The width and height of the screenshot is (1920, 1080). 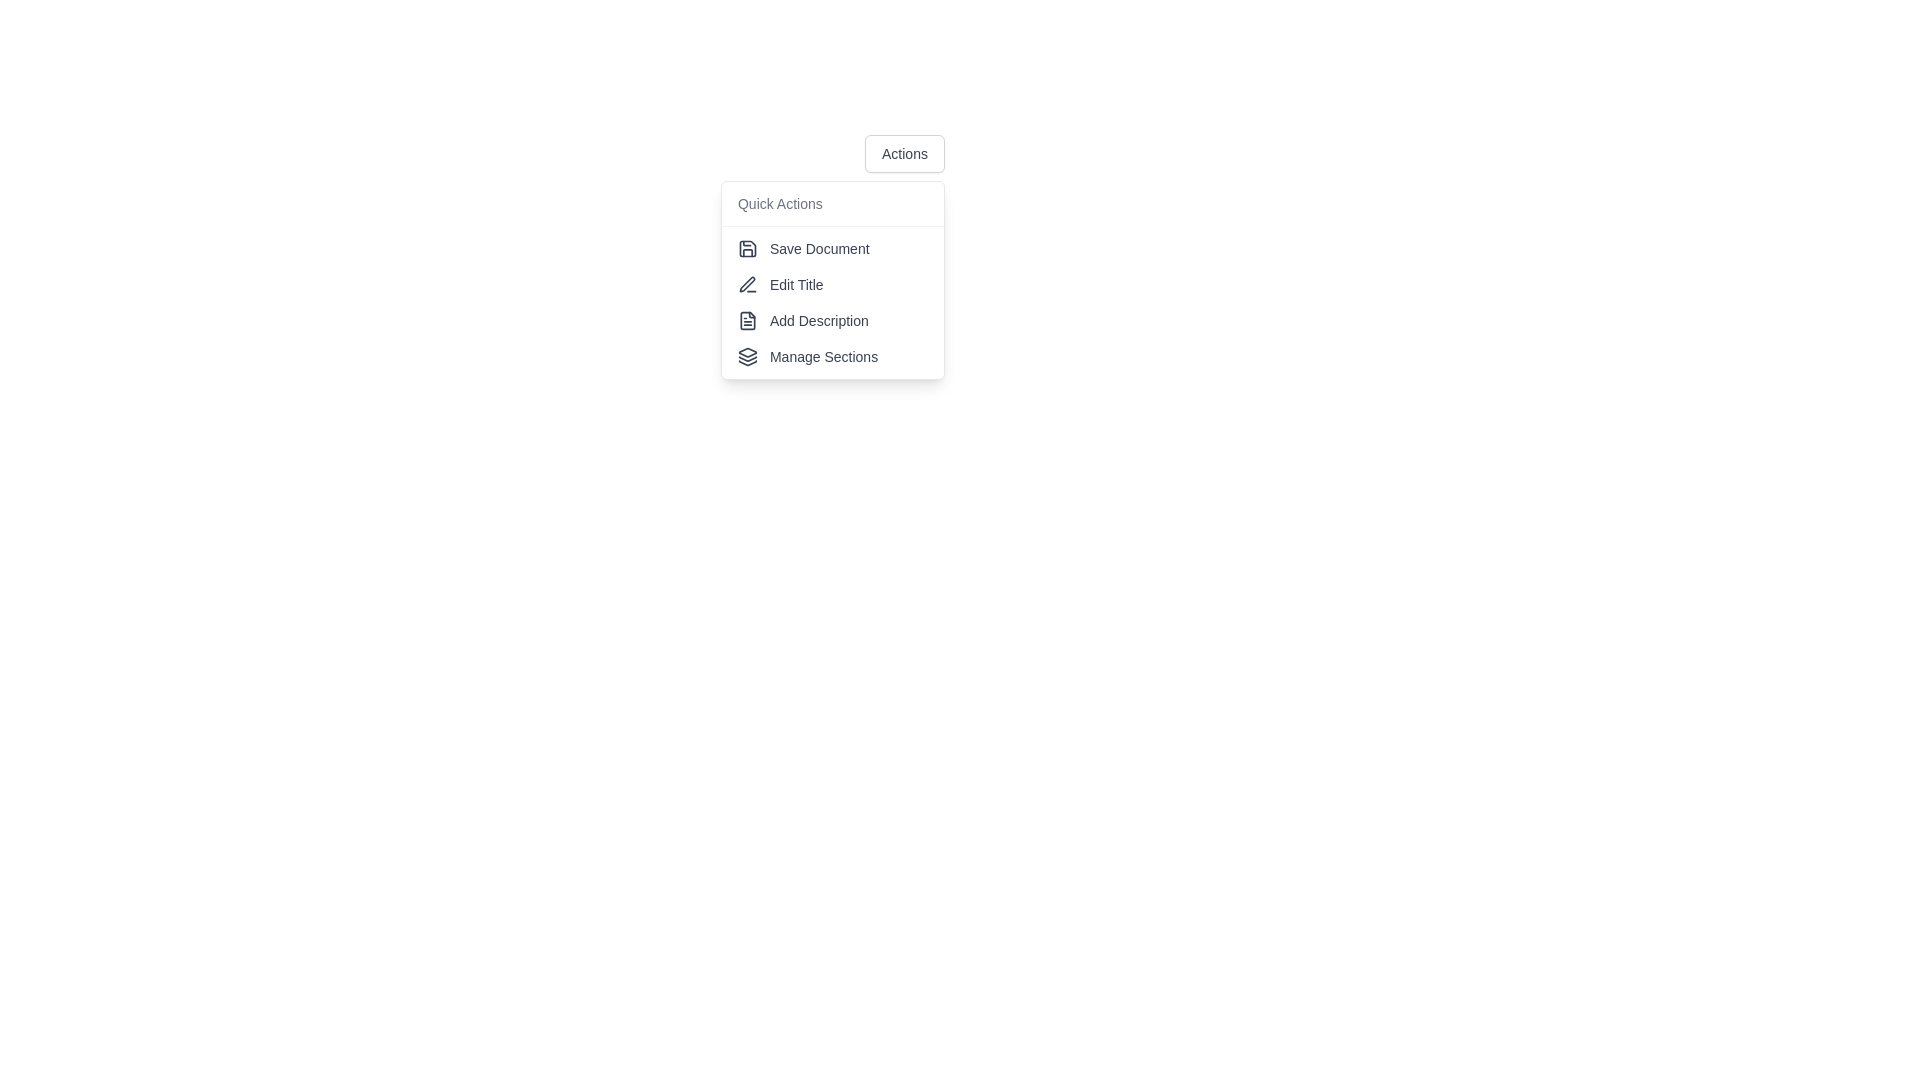 What do you see at coordinates (747, 319) in the screenshot?
I see `the icon associated with the 'Add Description' menu item` at bounding box center [747, 319].